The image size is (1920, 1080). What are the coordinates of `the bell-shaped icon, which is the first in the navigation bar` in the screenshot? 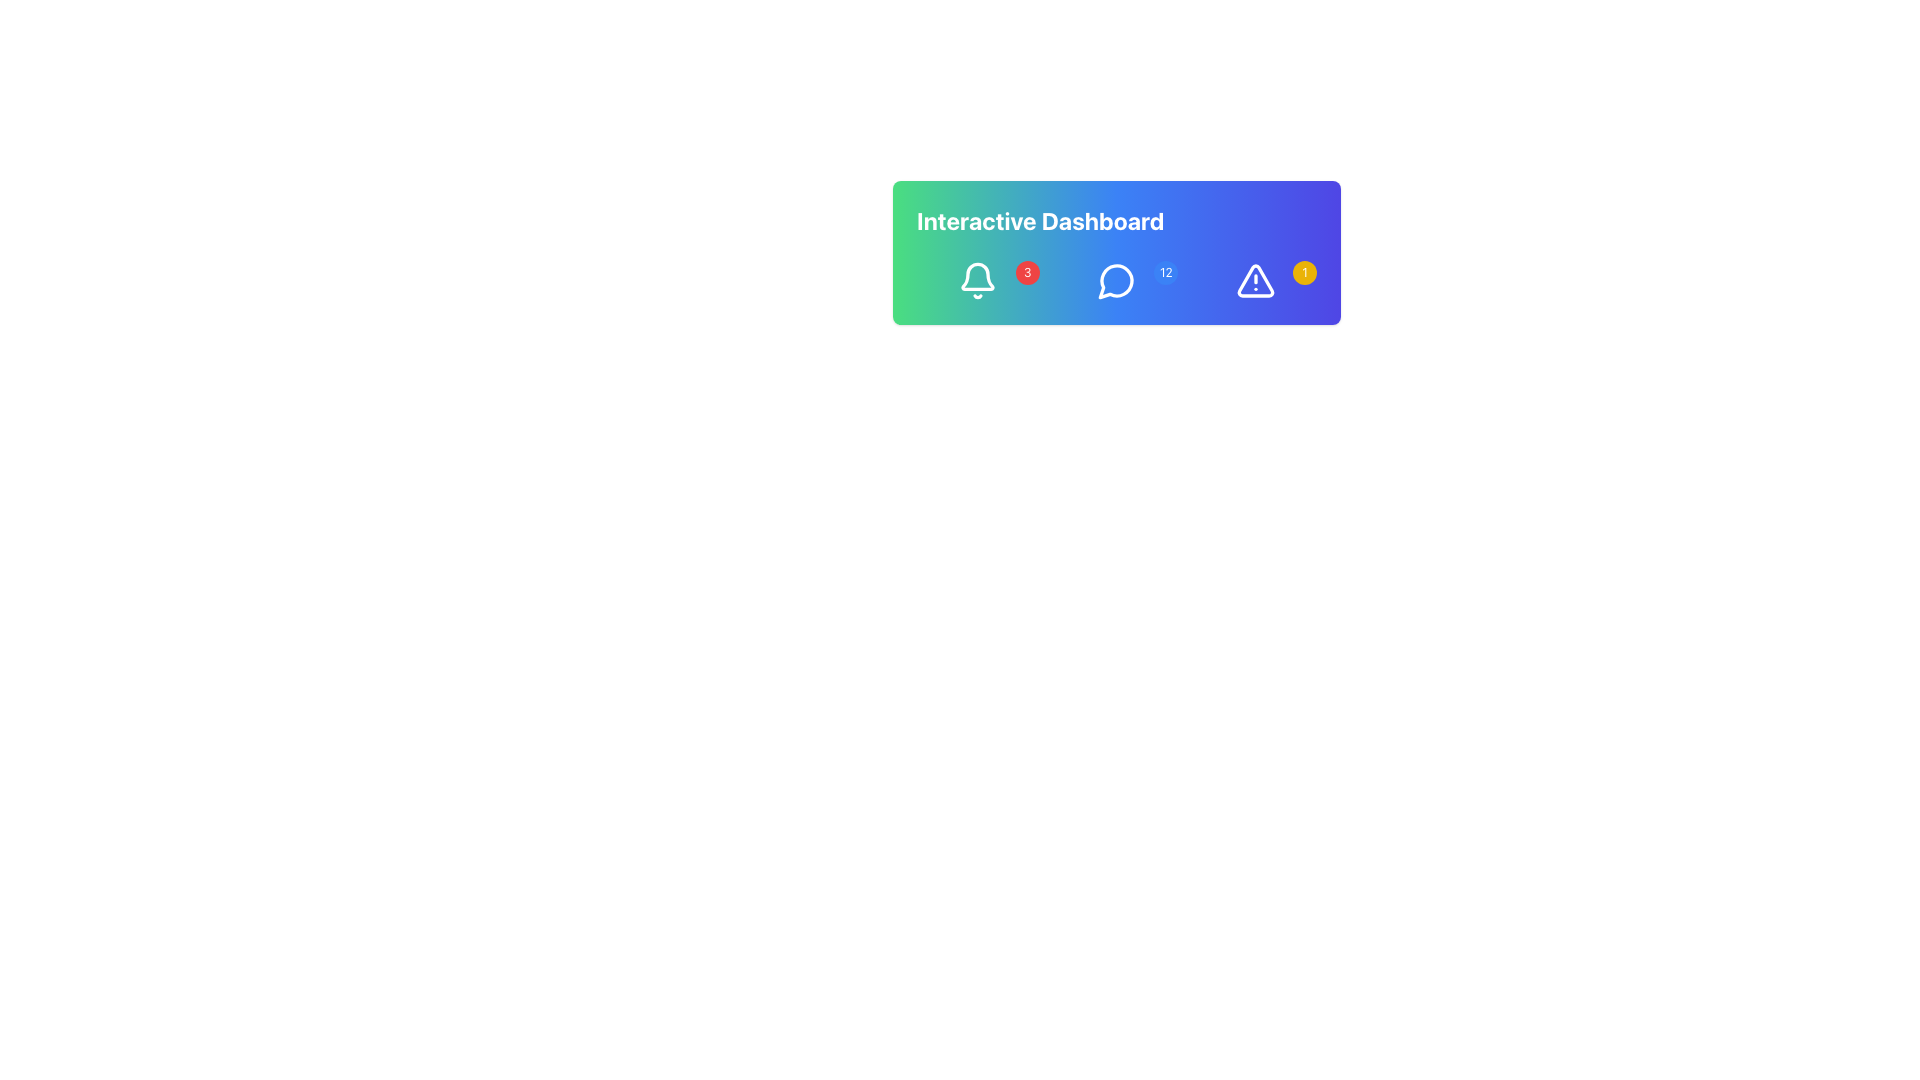 It's located at (978, 281).